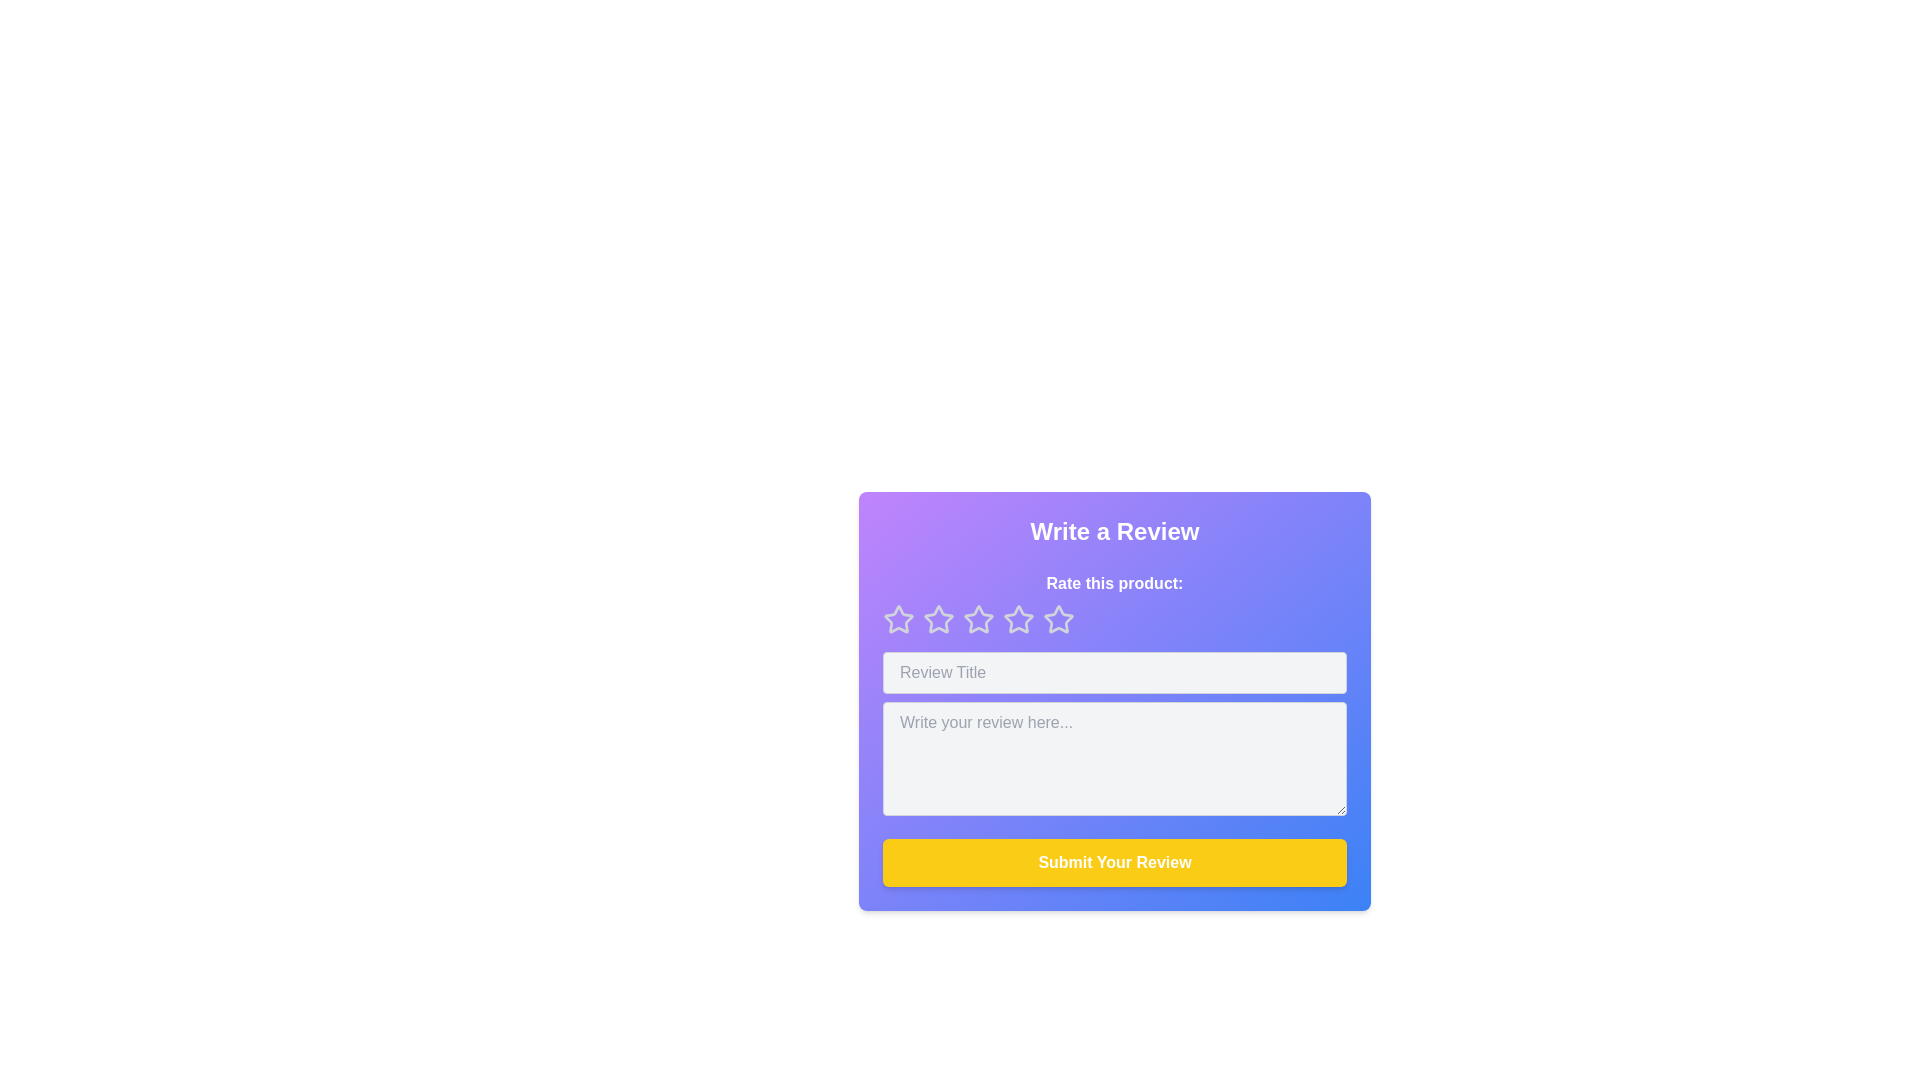 The height and width of the screenshot is (1080, 1920). What do you see at coordinates (1113, 583) in the screenshot?
I see `the instructional label guiding the user to rate the product, located directly underneath the 'Write a Review' heading` at bounding box center [1113, 583].